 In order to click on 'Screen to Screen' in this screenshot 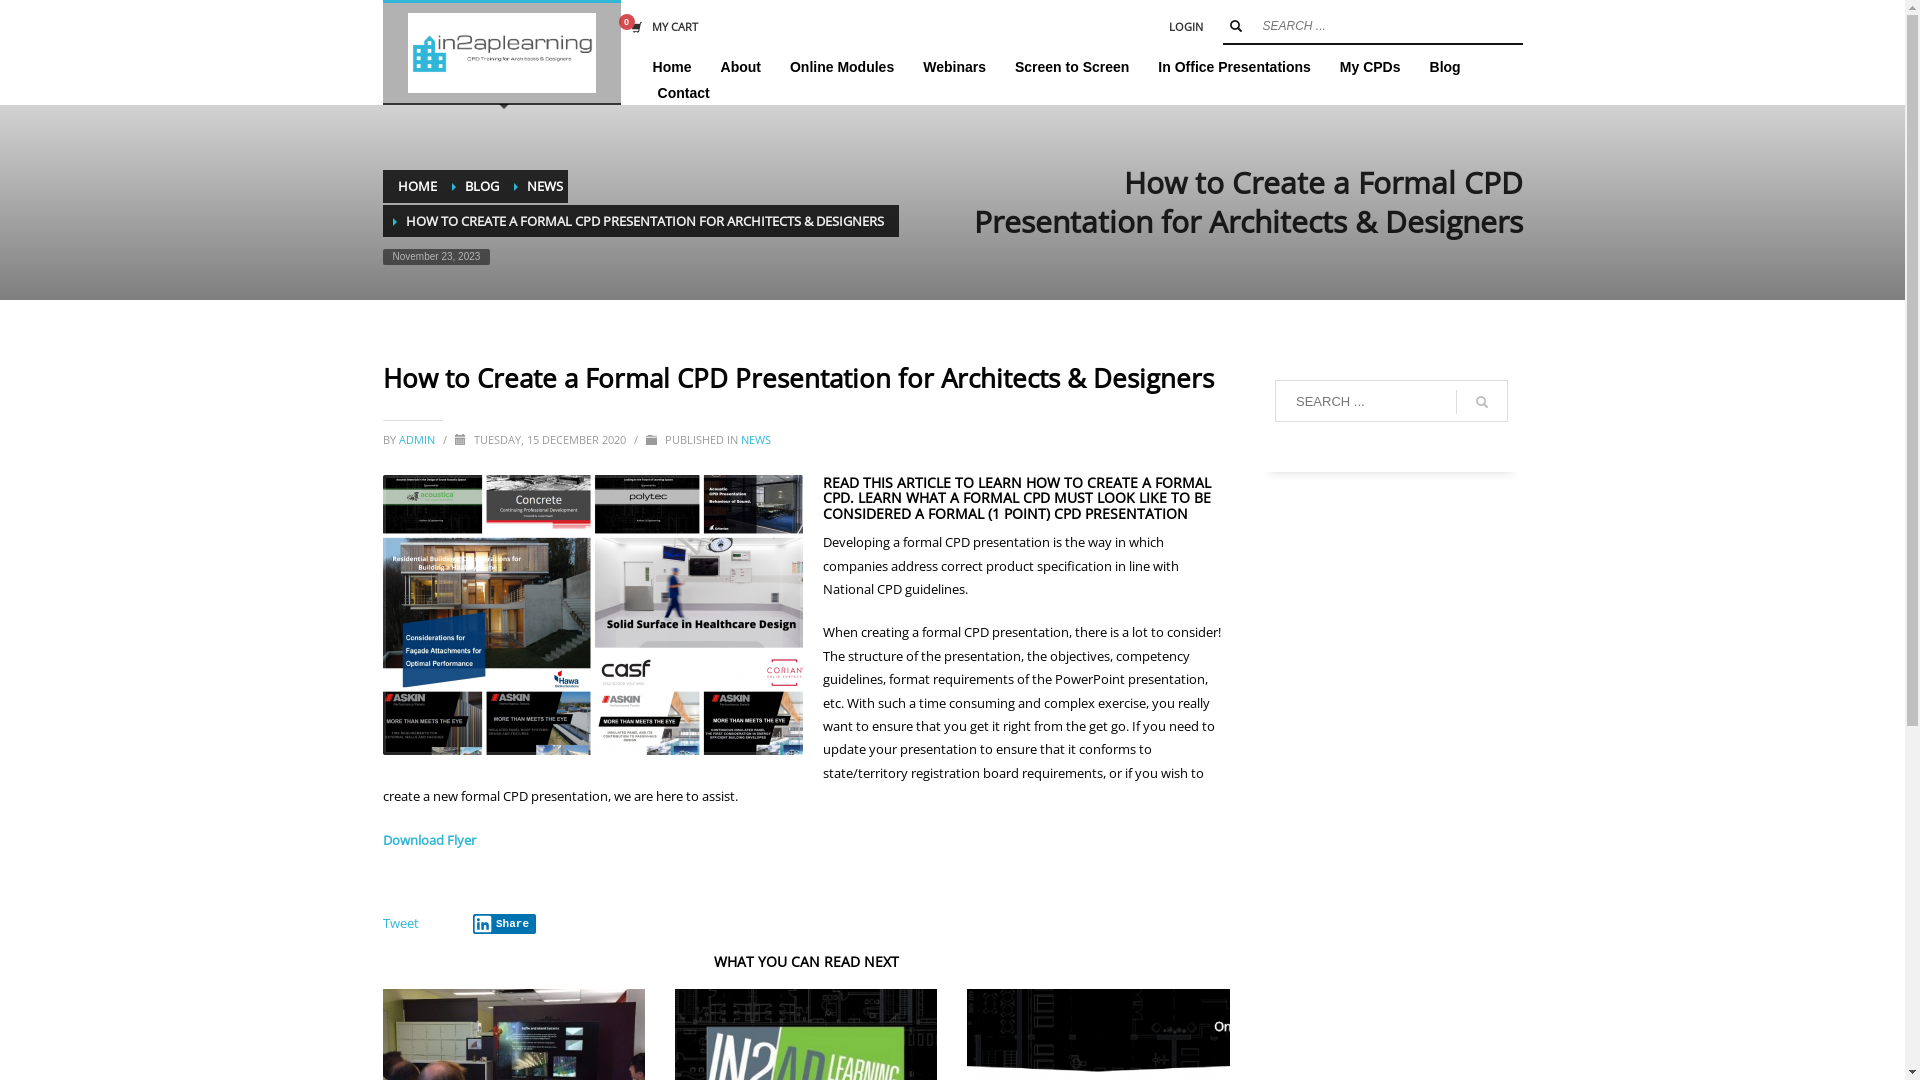, I will do `click(1070, 65)`.